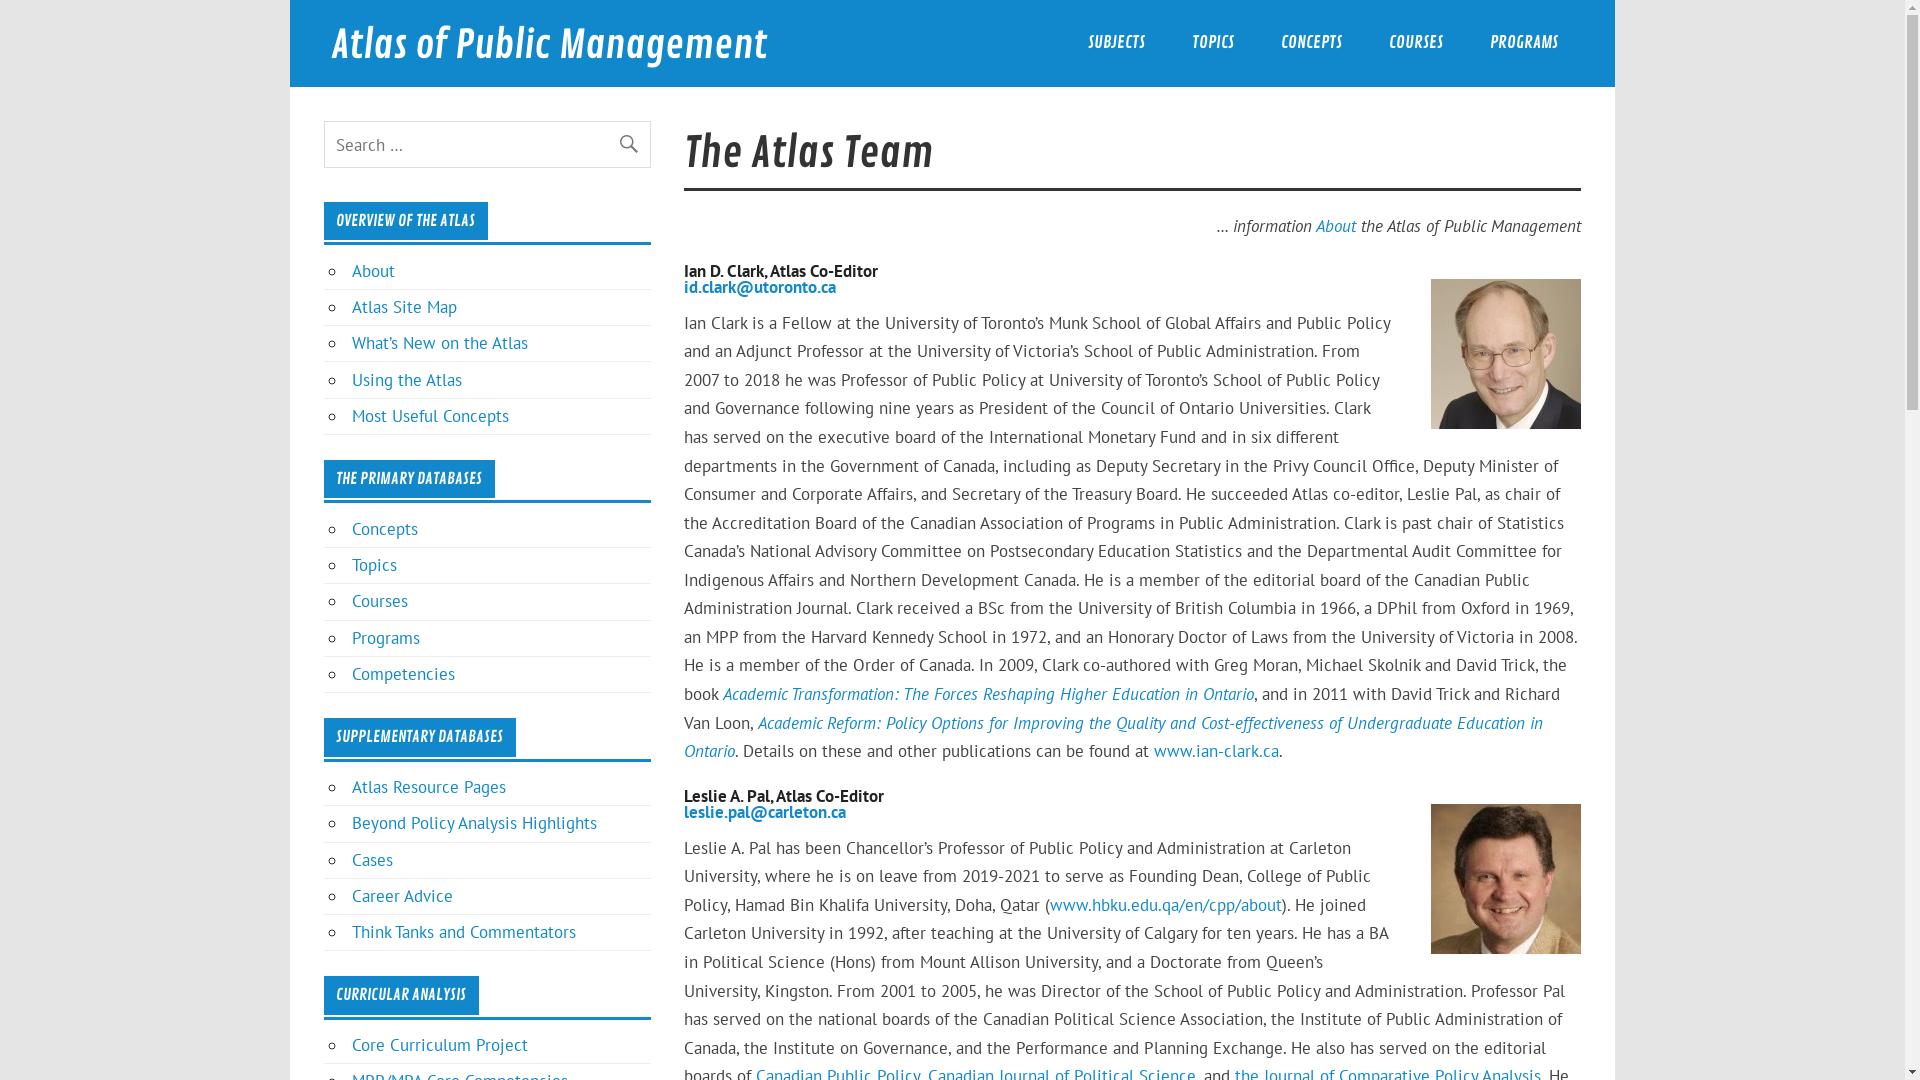  I want to click on 'www.hbku.edu.qa/en/cpp/about', so click(1049, 905).